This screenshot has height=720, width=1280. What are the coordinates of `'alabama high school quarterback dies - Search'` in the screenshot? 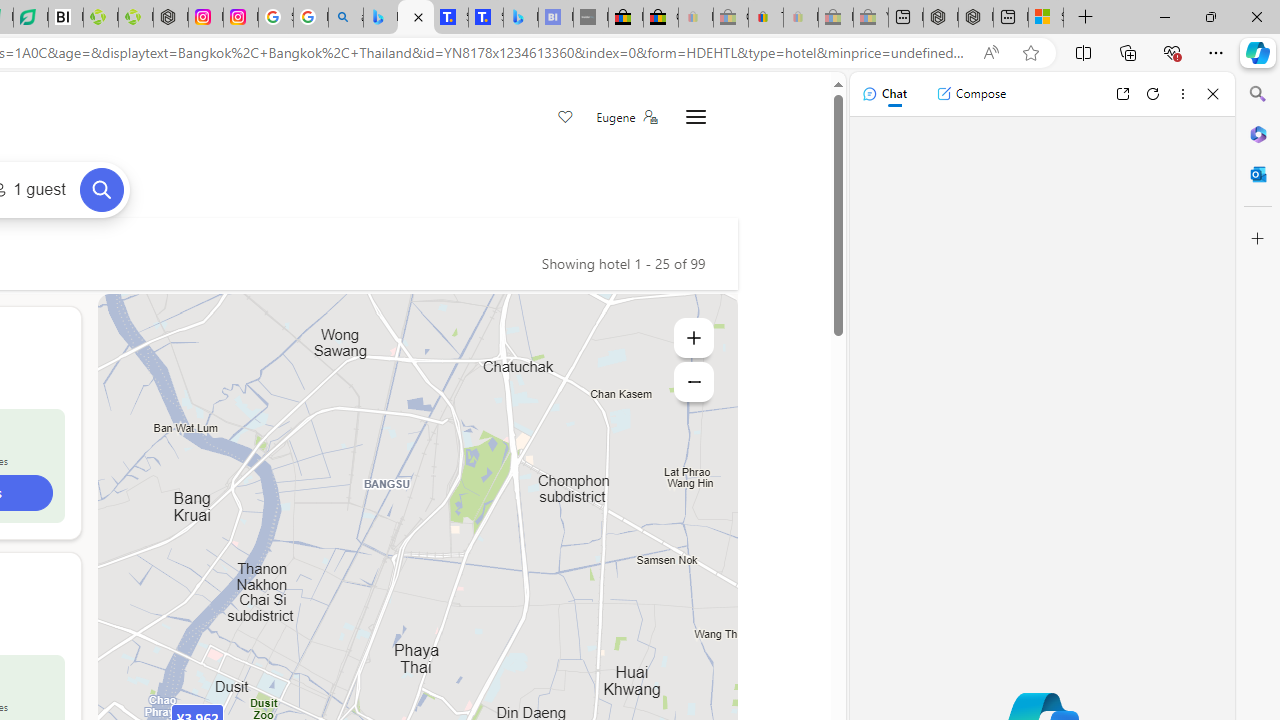 It's located at (346, 17).